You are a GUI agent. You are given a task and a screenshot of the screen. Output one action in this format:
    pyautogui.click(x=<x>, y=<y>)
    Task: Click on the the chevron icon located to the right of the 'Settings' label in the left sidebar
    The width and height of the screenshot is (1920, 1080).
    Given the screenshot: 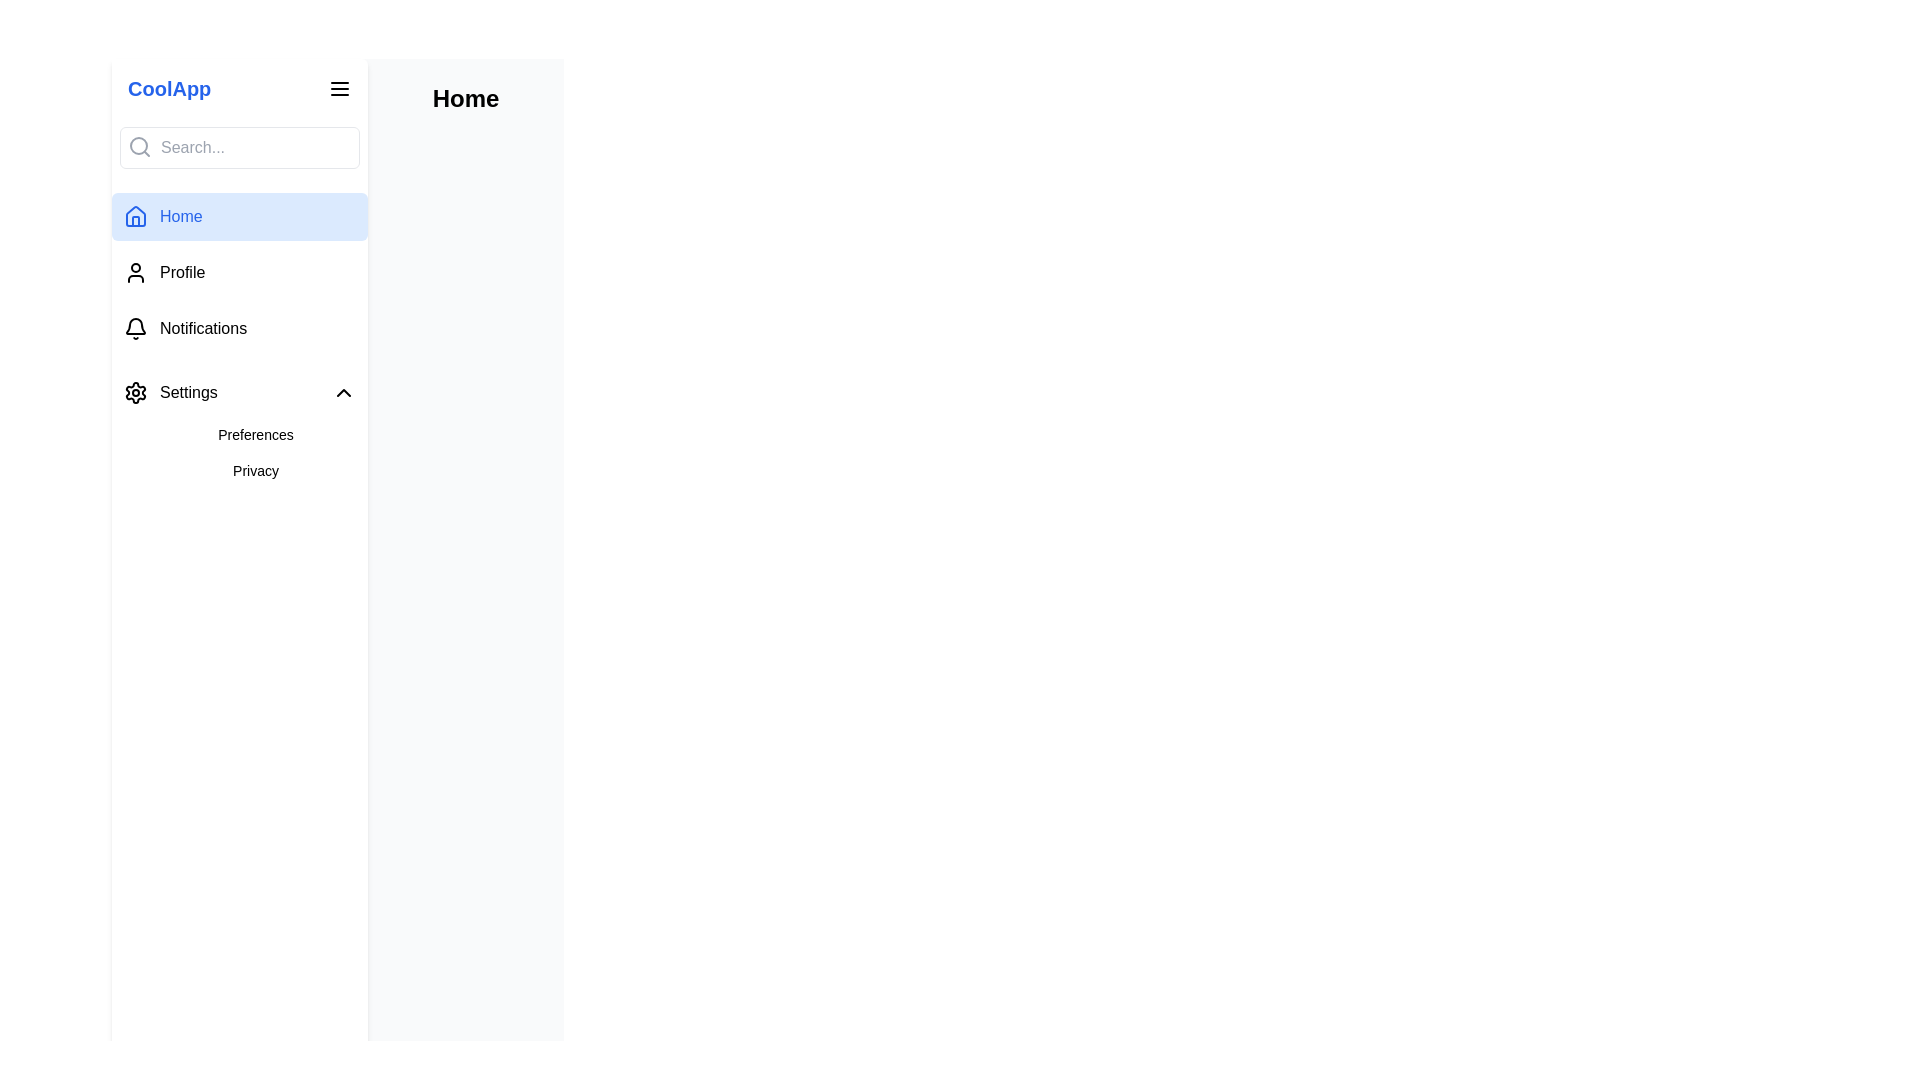 What is the action you would take?
    pyautogui.click(x=344, y=393)
    